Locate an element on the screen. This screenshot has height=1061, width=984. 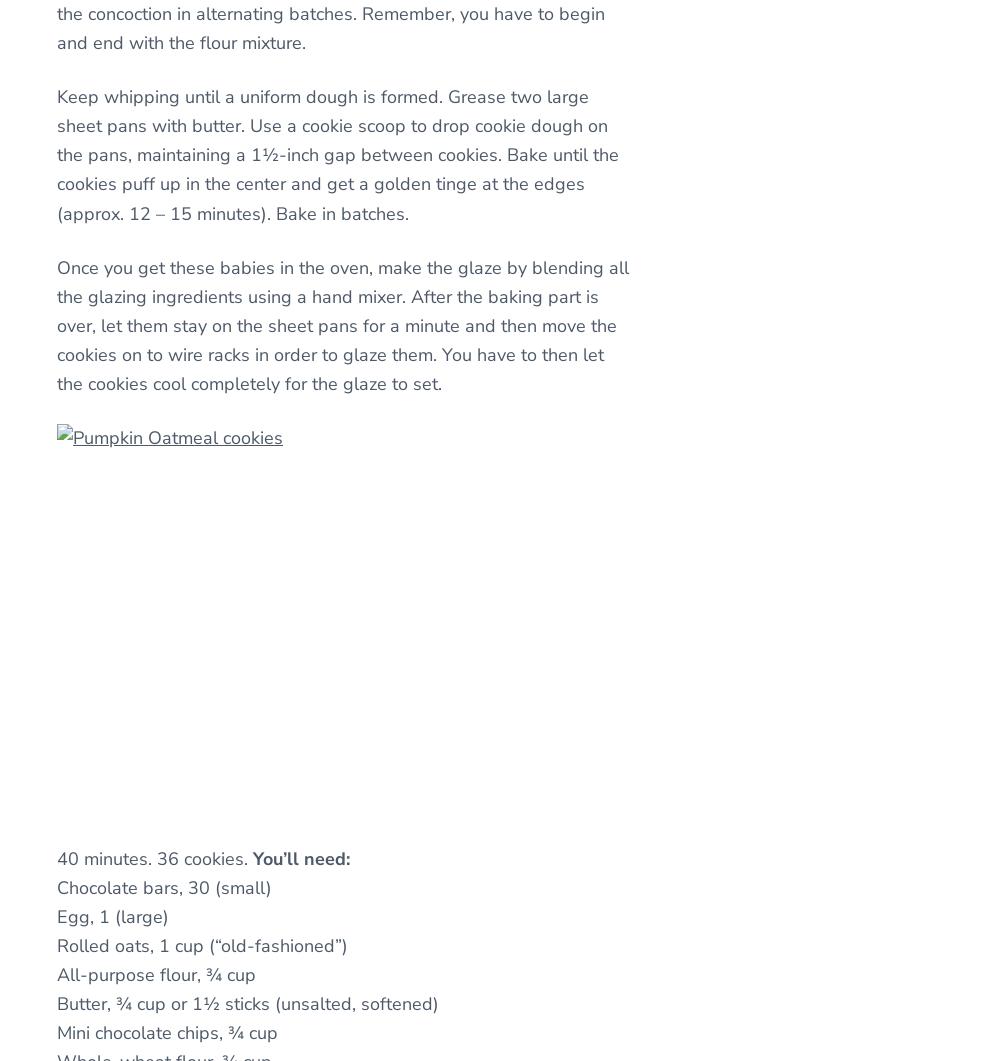
'Mini chocolate chips, ¾ cup' is located at coordinates (167, 1031).